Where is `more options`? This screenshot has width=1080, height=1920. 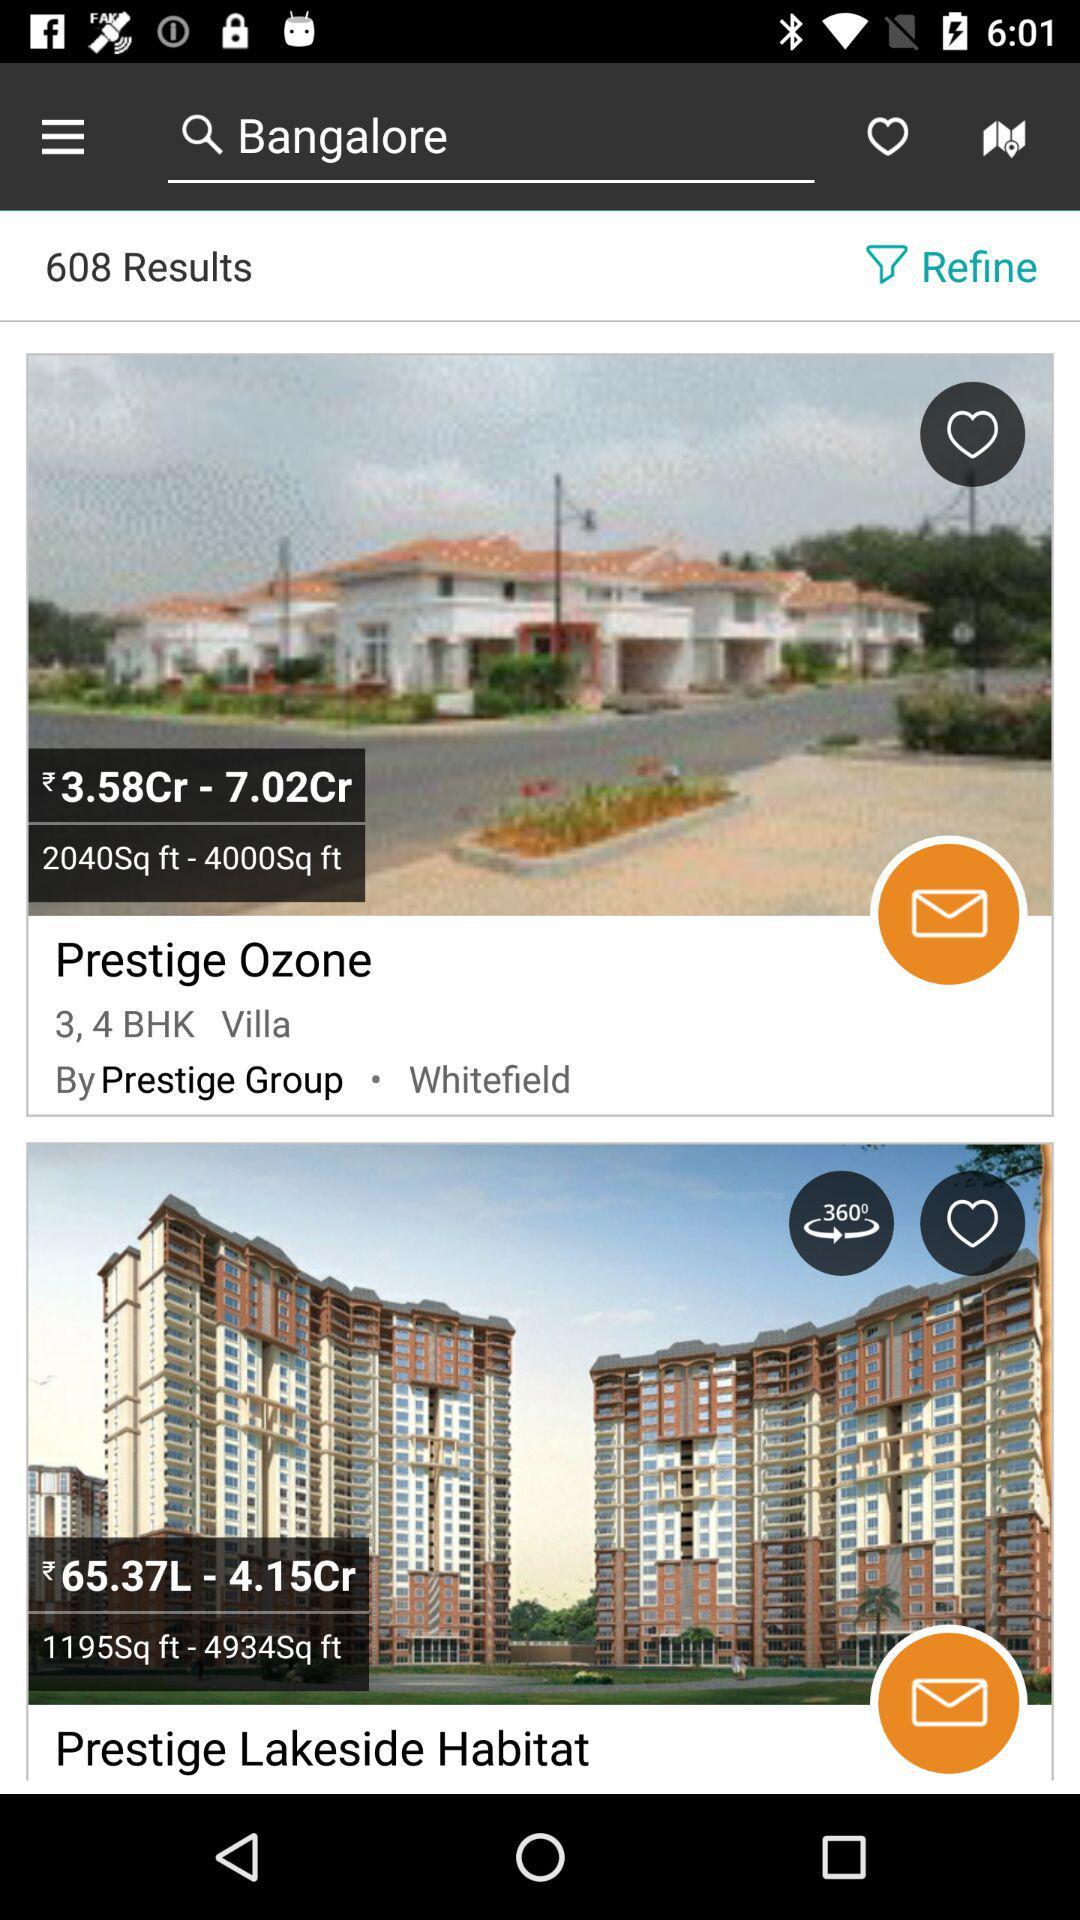
more options is located at coordinates (83, 135).